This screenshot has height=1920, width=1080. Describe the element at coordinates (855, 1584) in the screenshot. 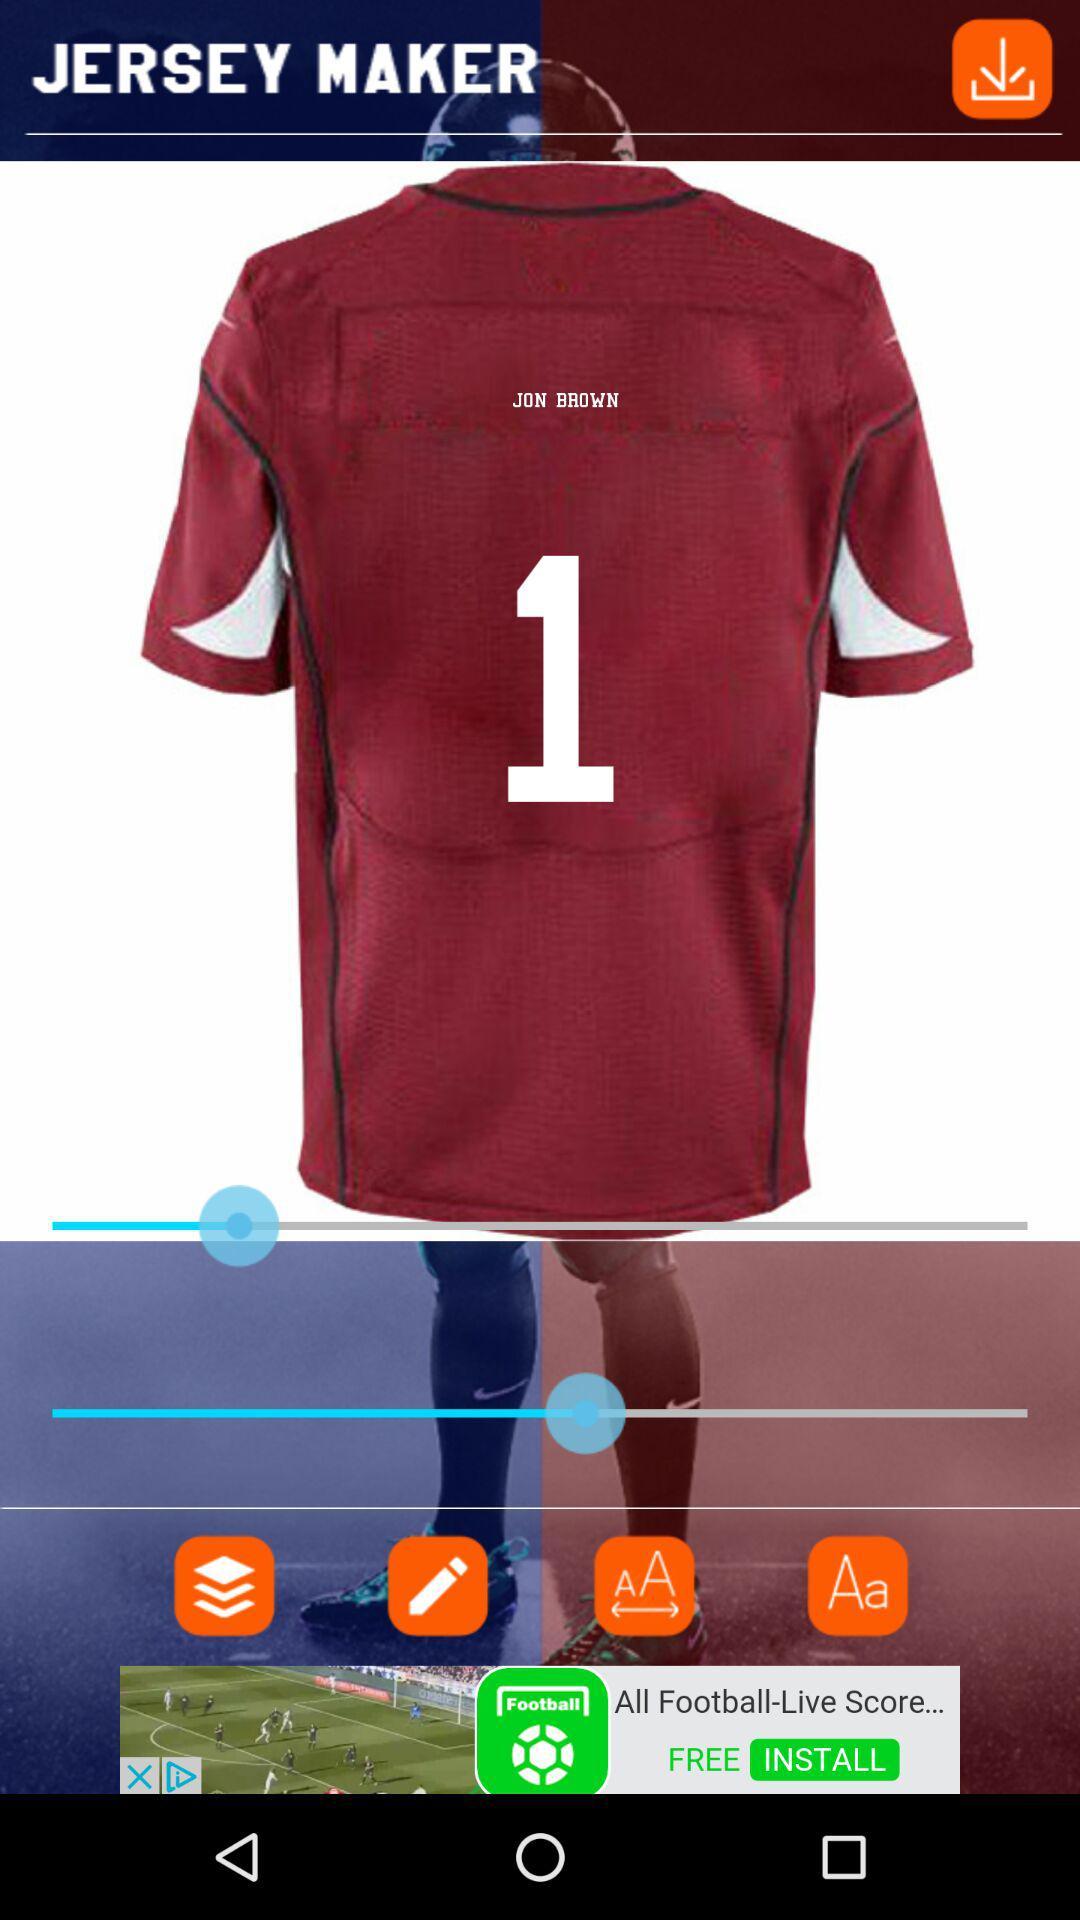

I see `change font type` at that location.